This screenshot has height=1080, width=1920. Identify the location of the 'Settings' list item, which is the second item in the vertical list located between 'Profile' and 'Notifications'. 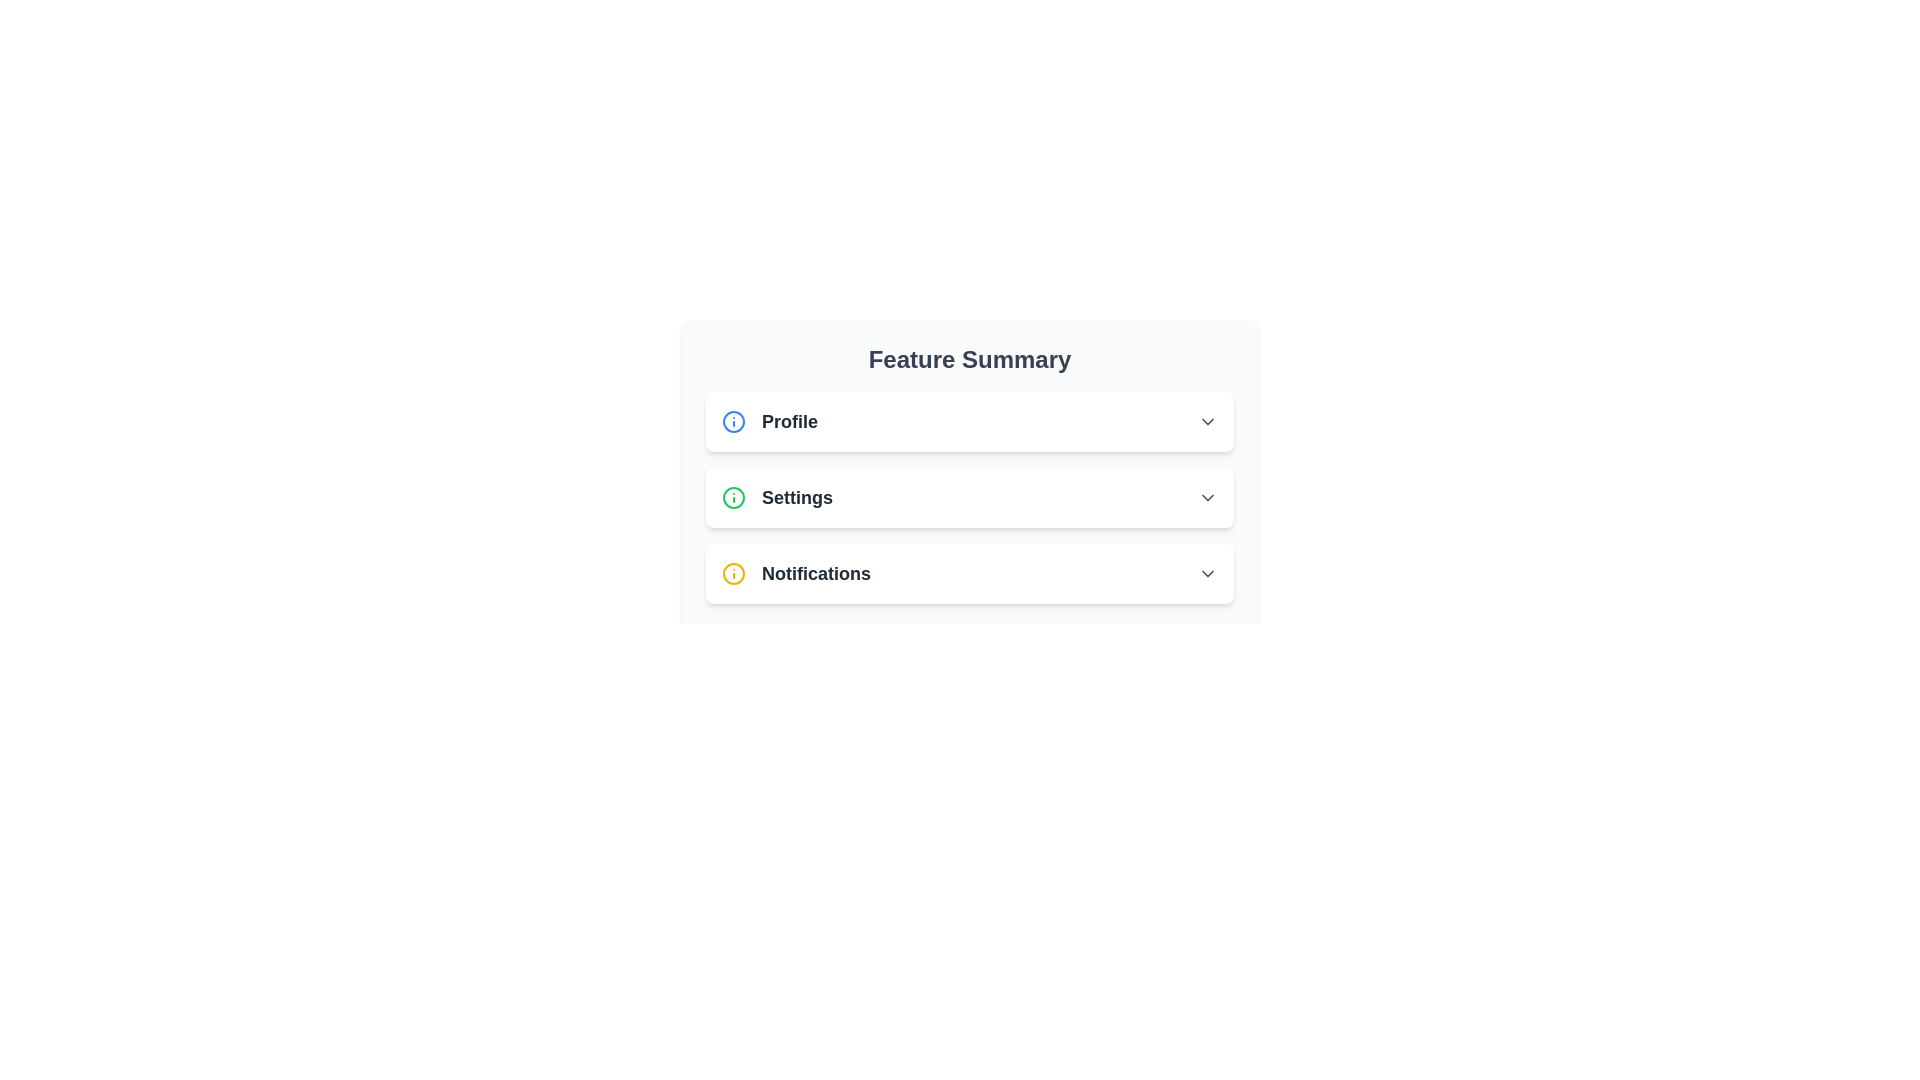
(969, 496).